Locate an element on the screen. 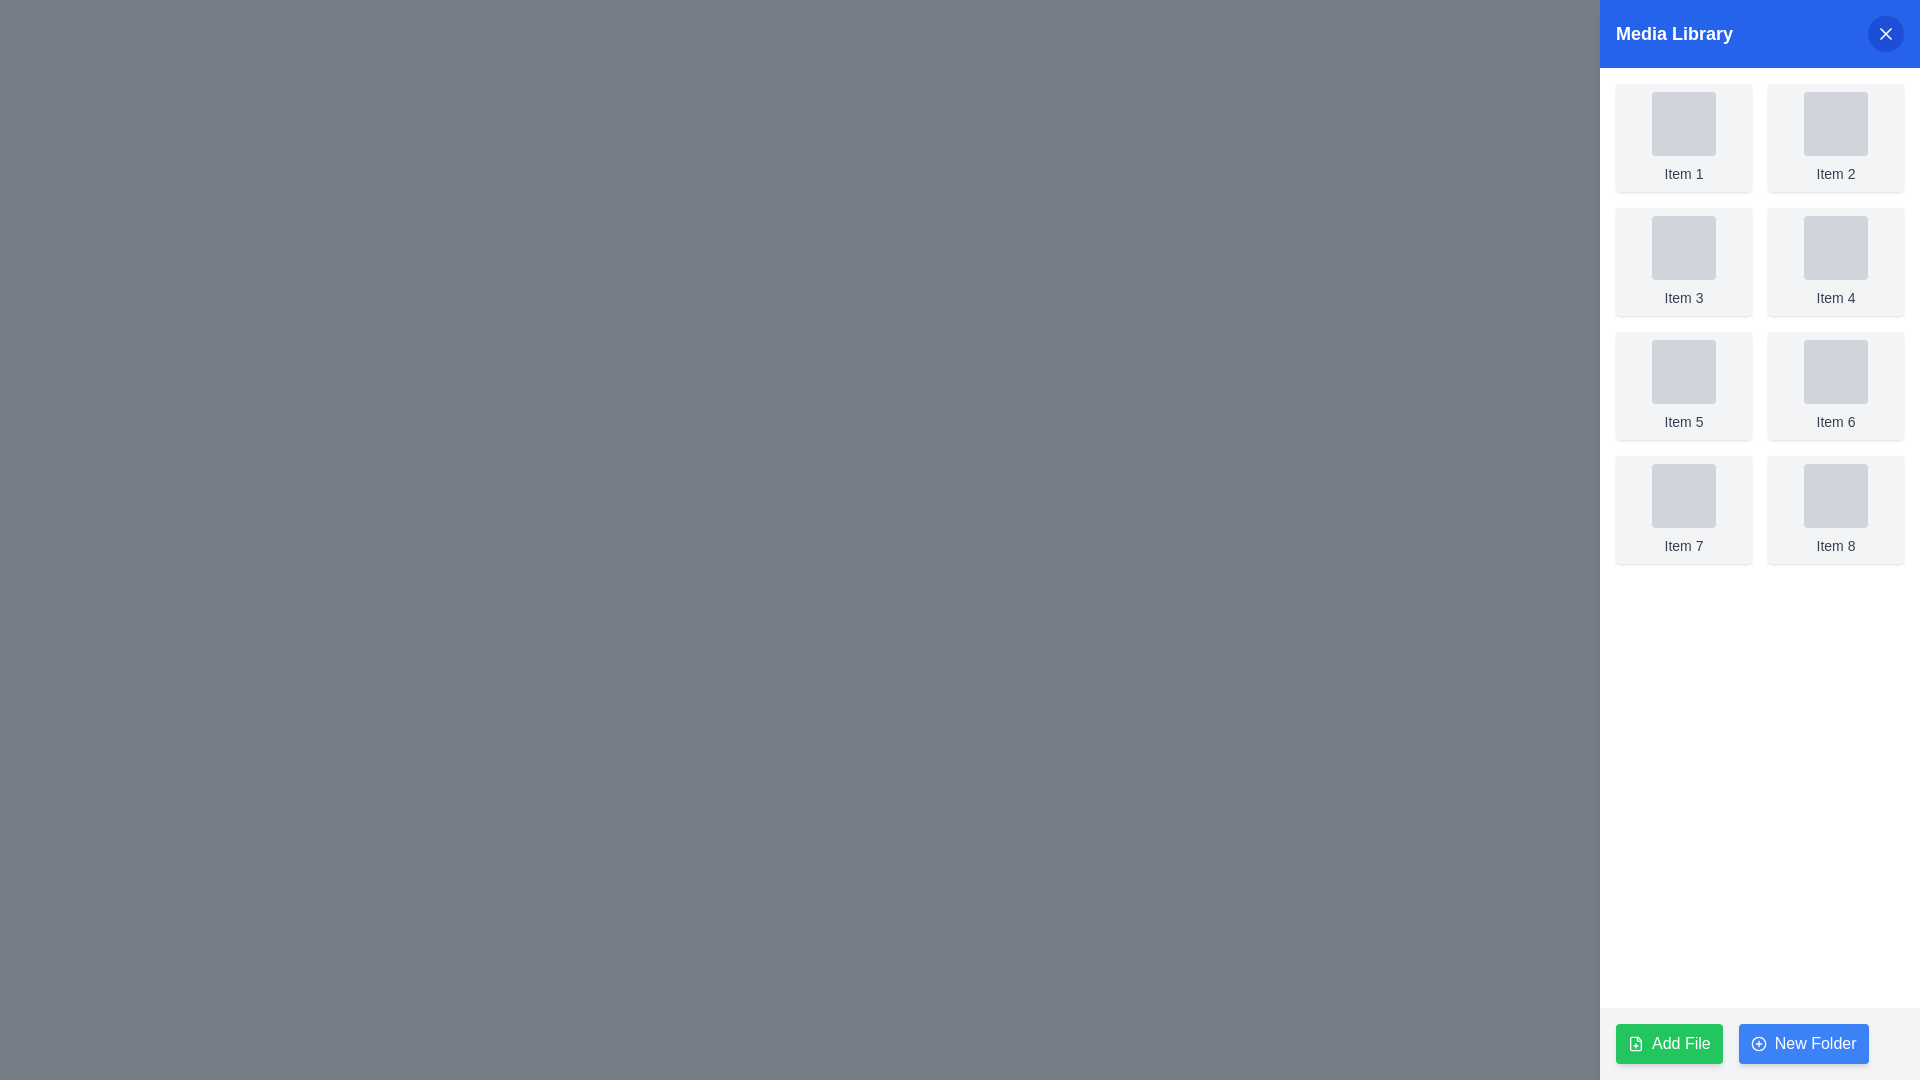 The image size is (1920, 1080). the card representing an item in the media library grid layout is located at coordinates (1836, 261).